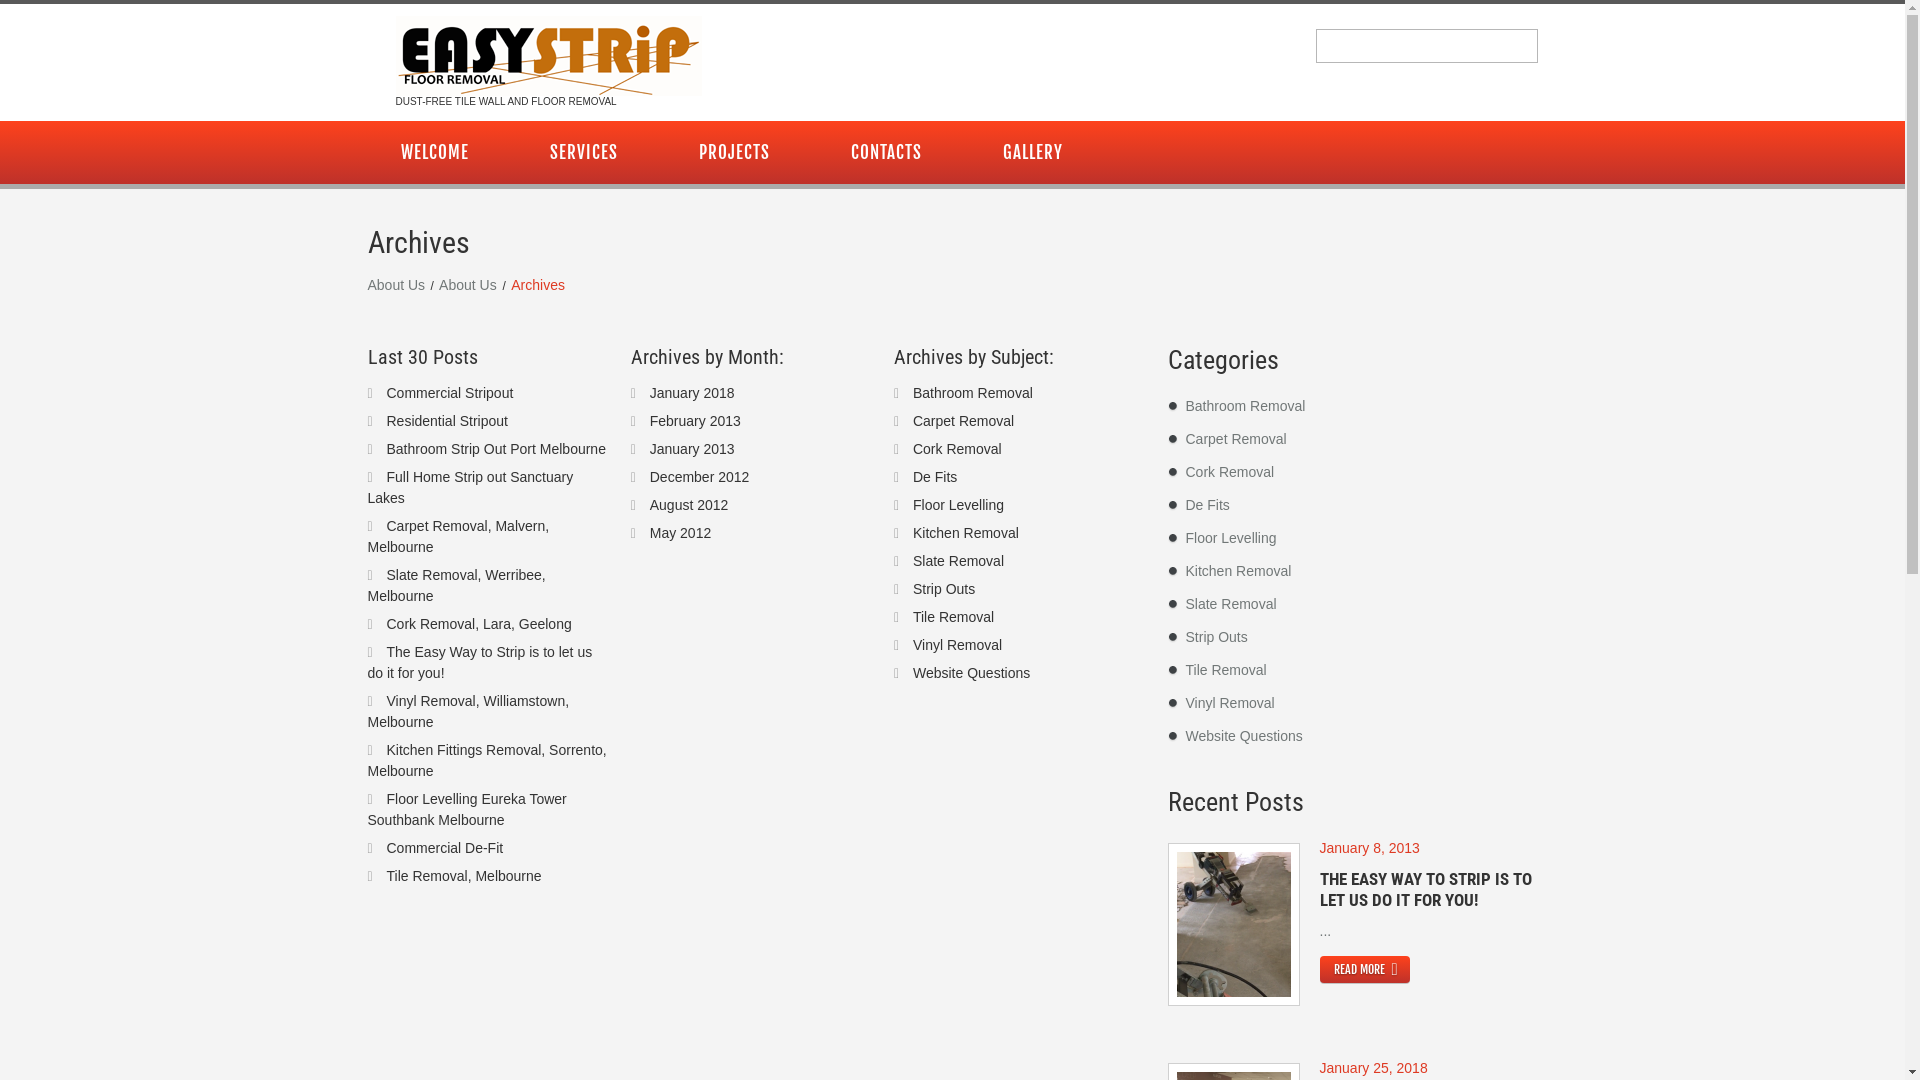 The height and width of the screenshot is (1080, 1920). Describe the element at coordinates (469, 486) in the screenshot. I see `'Full Home Strip out Sanctuary Lakes'` at that location.